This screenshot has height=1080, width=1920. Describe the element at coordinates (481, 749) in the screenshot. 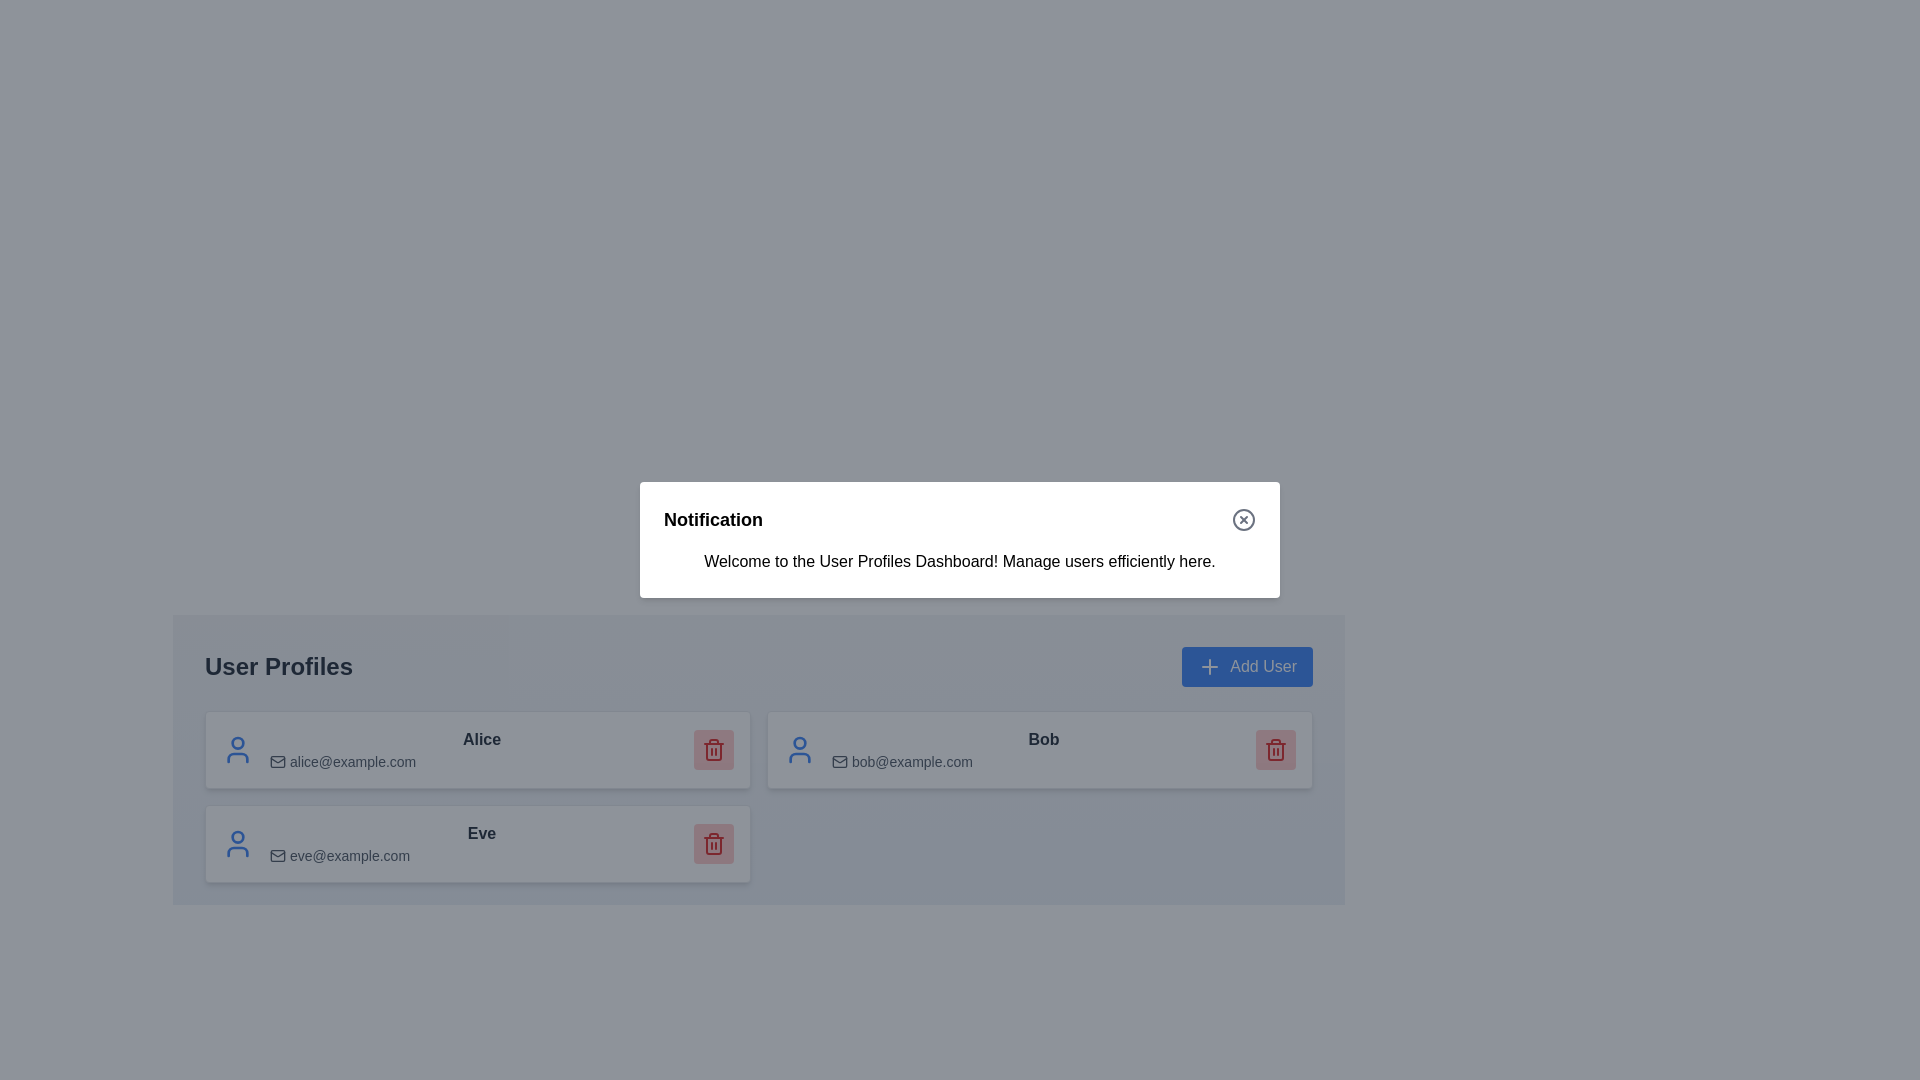

I see `the text label displaying 'Alice' in bold, black font` at that location.